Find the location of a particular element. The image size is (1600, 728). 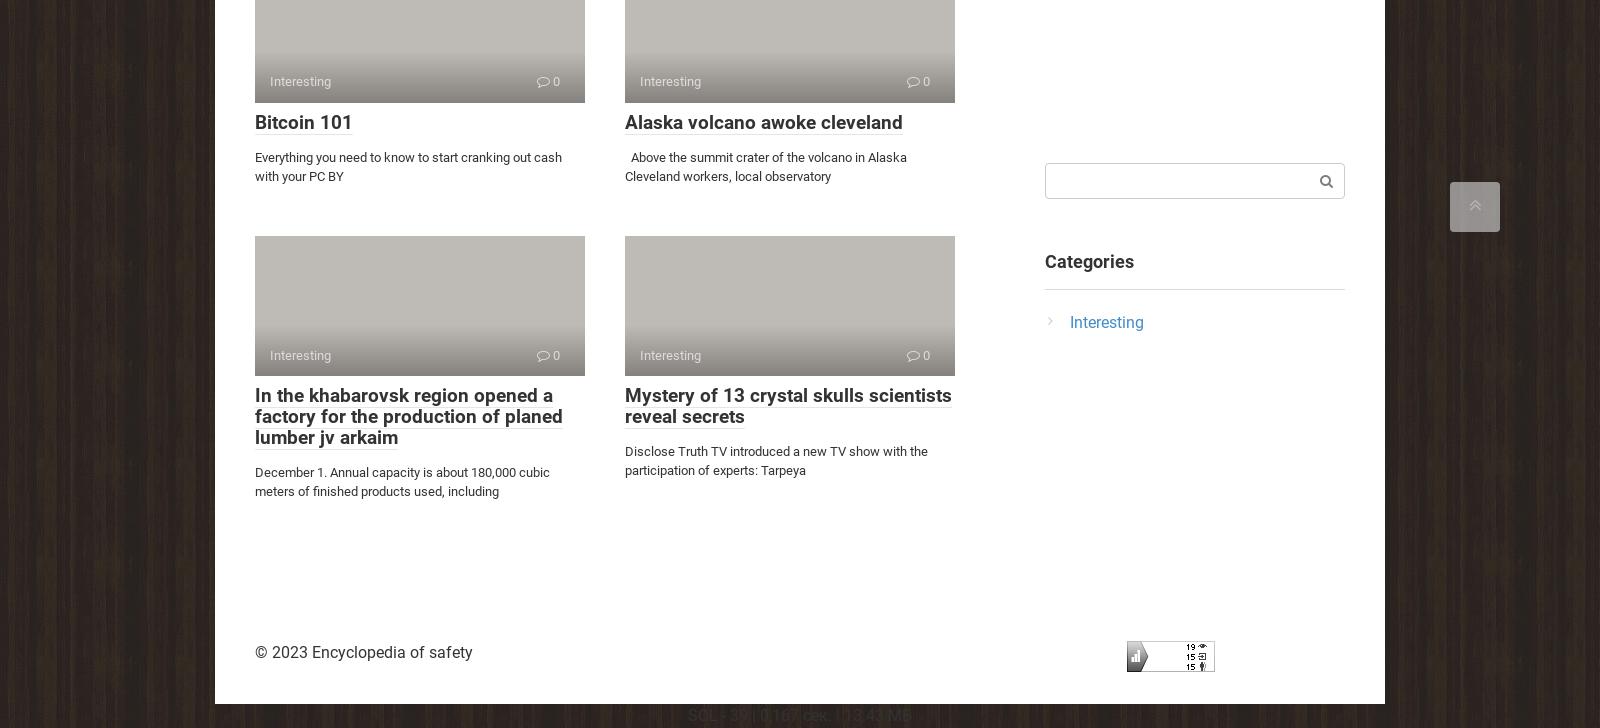

'Everything you need to know to start cranking out cash with your PC BY' is located at coordinates (407, 166).